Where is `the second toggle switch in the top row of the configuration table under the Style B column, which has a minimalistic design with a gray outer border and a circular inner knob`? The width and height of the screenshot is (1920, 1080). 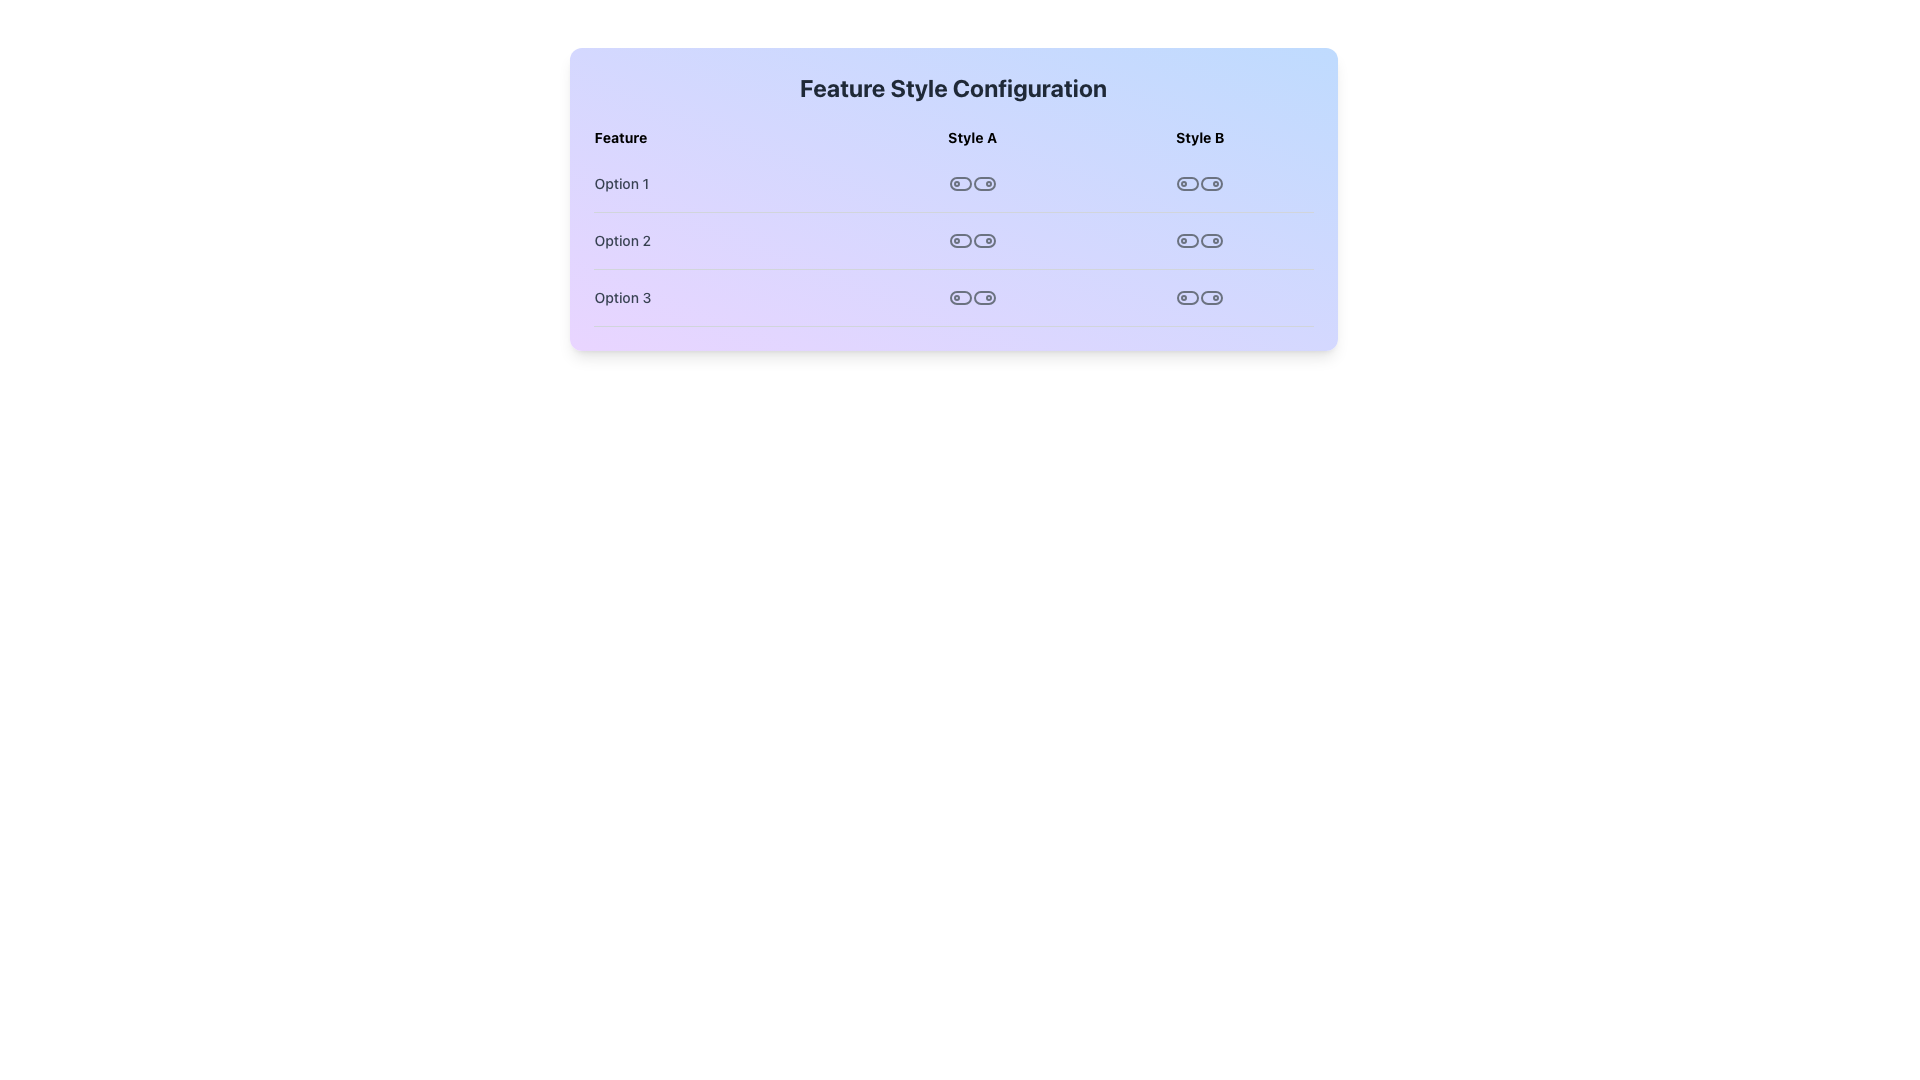 the second toggle switch in the top row of the configuration table under the Style B column, which has a minimalistic design with a gray outer border and a circular inner knob is located at coordinates (1211, 184).